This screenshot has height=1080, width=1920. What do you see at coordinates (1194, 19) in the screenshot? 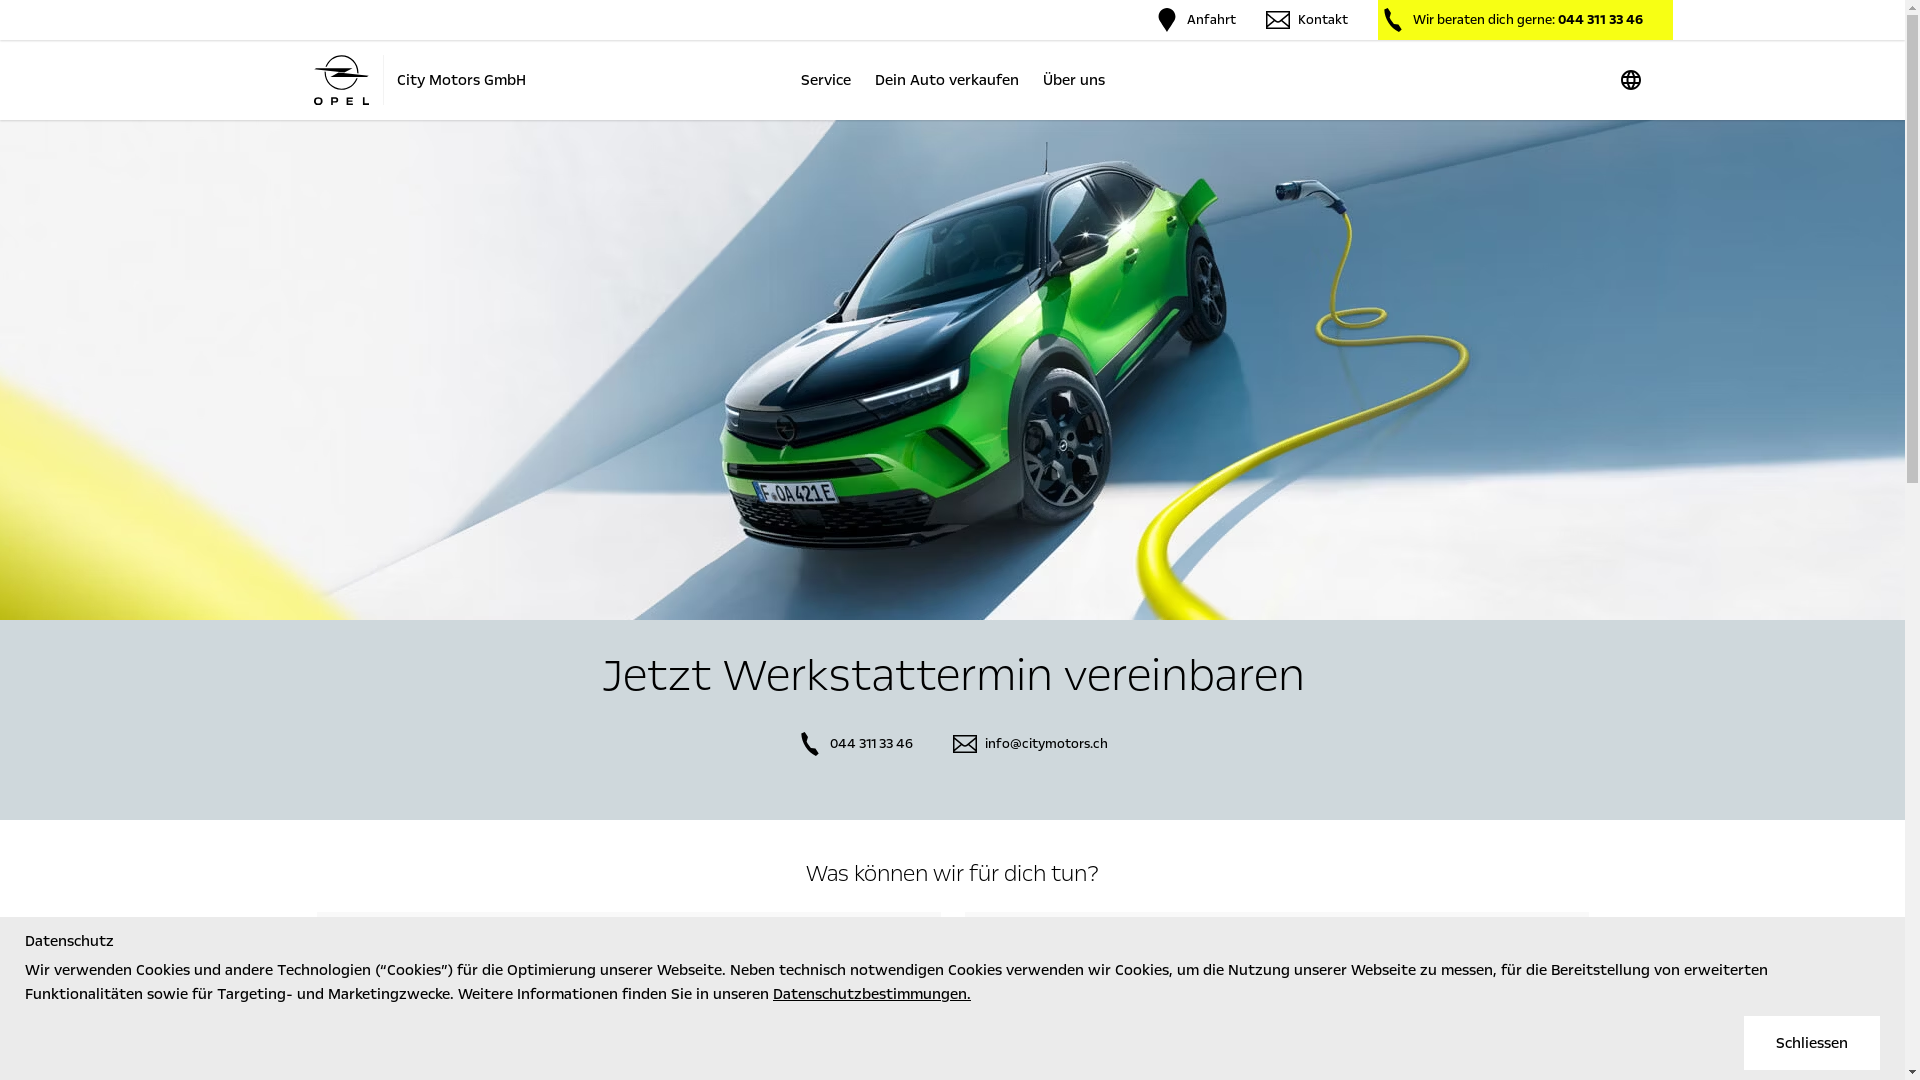
I see `'Anfahrt'` at bounding box center [1194, 19].